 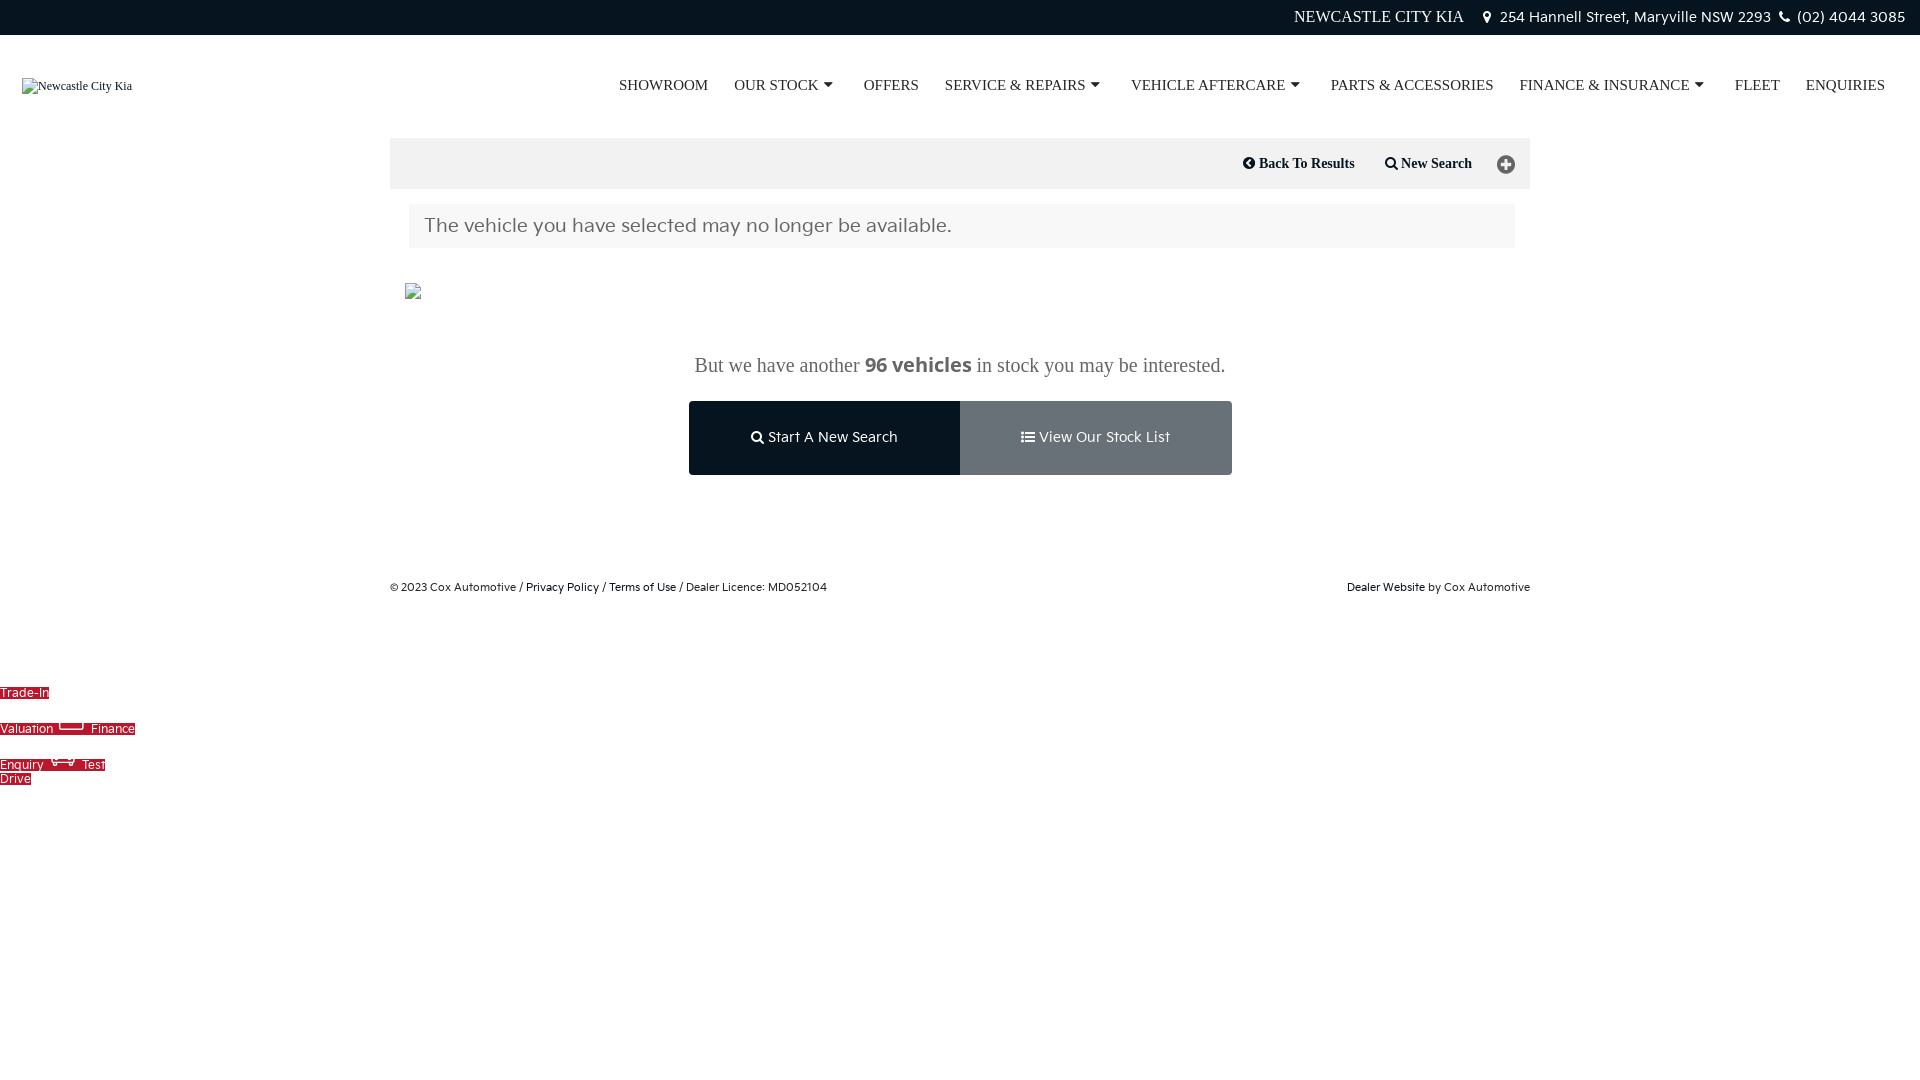 I want to click on 'Back To Results', so click(x=1298, y=163).